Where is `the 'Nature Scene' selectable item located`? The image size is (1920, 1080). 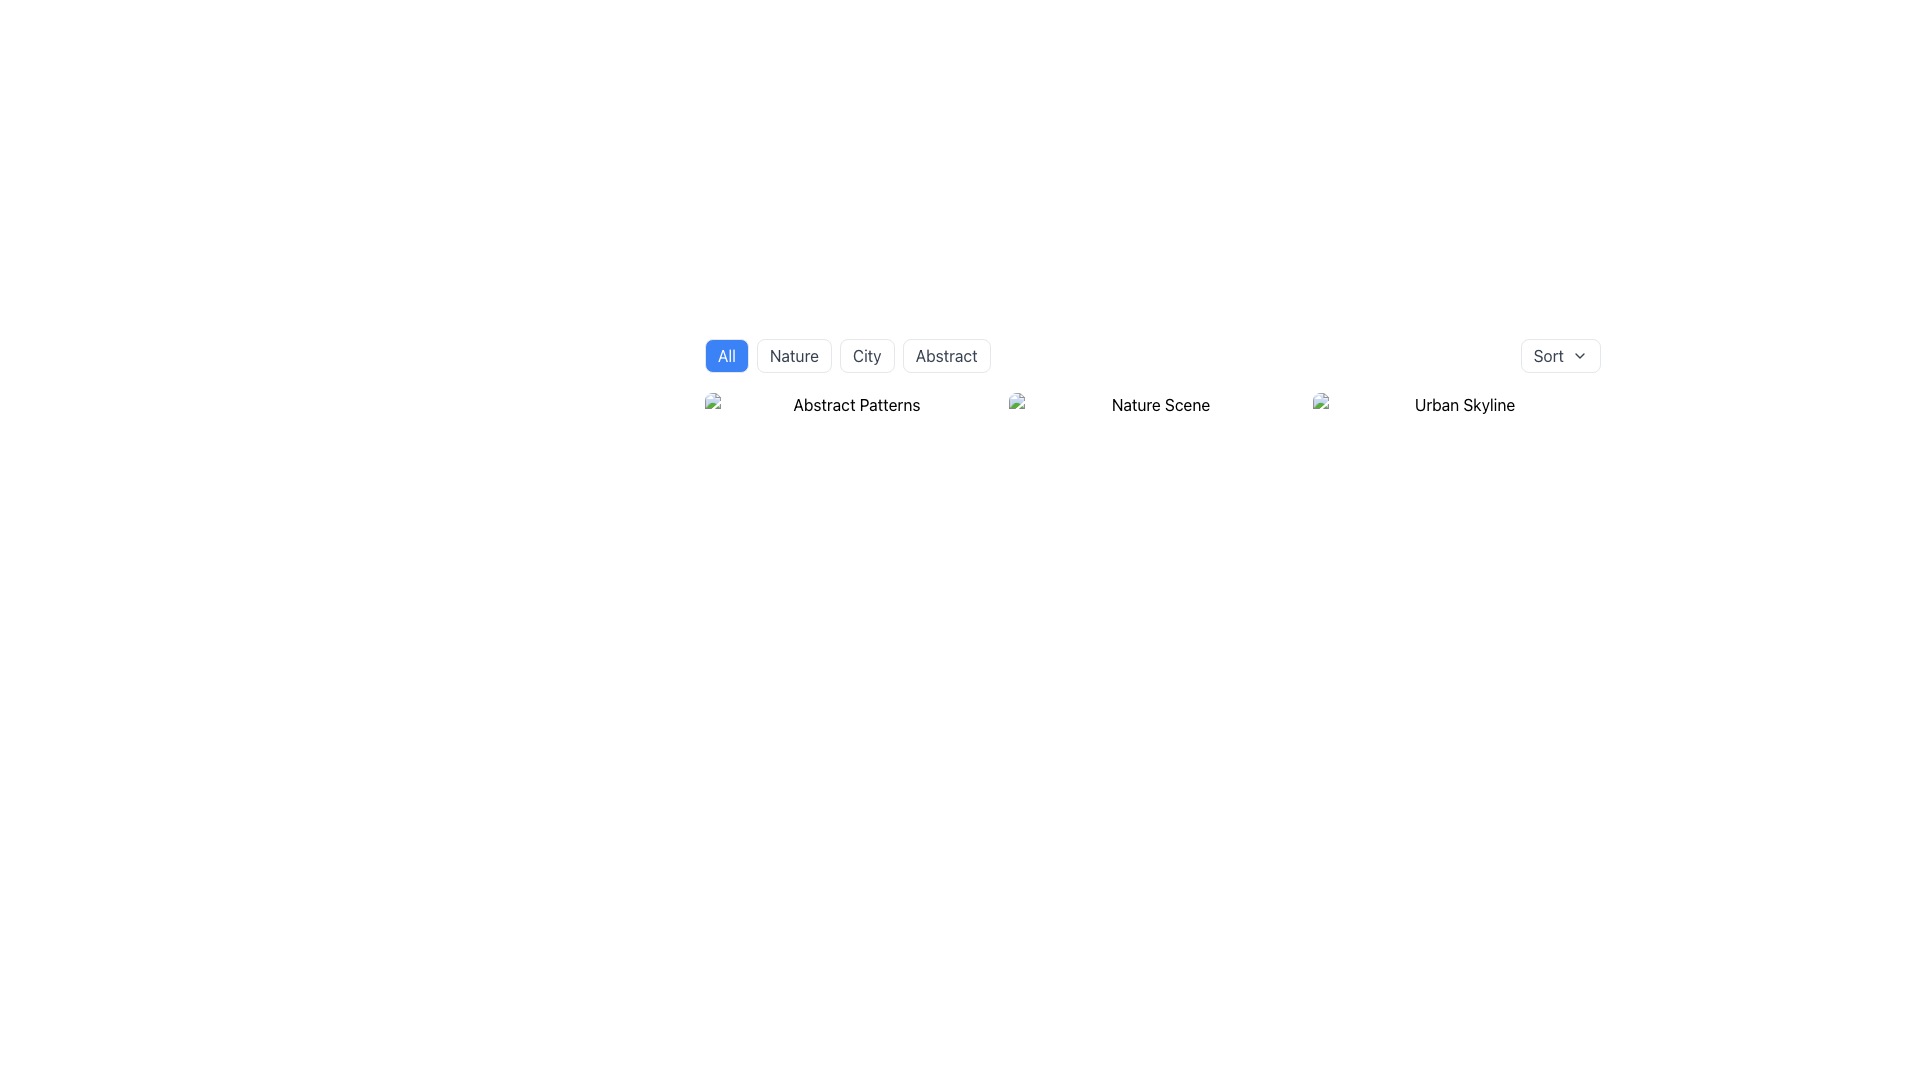
the 'Nature Scene' selectable item located is located at coordinates (1152, 405).